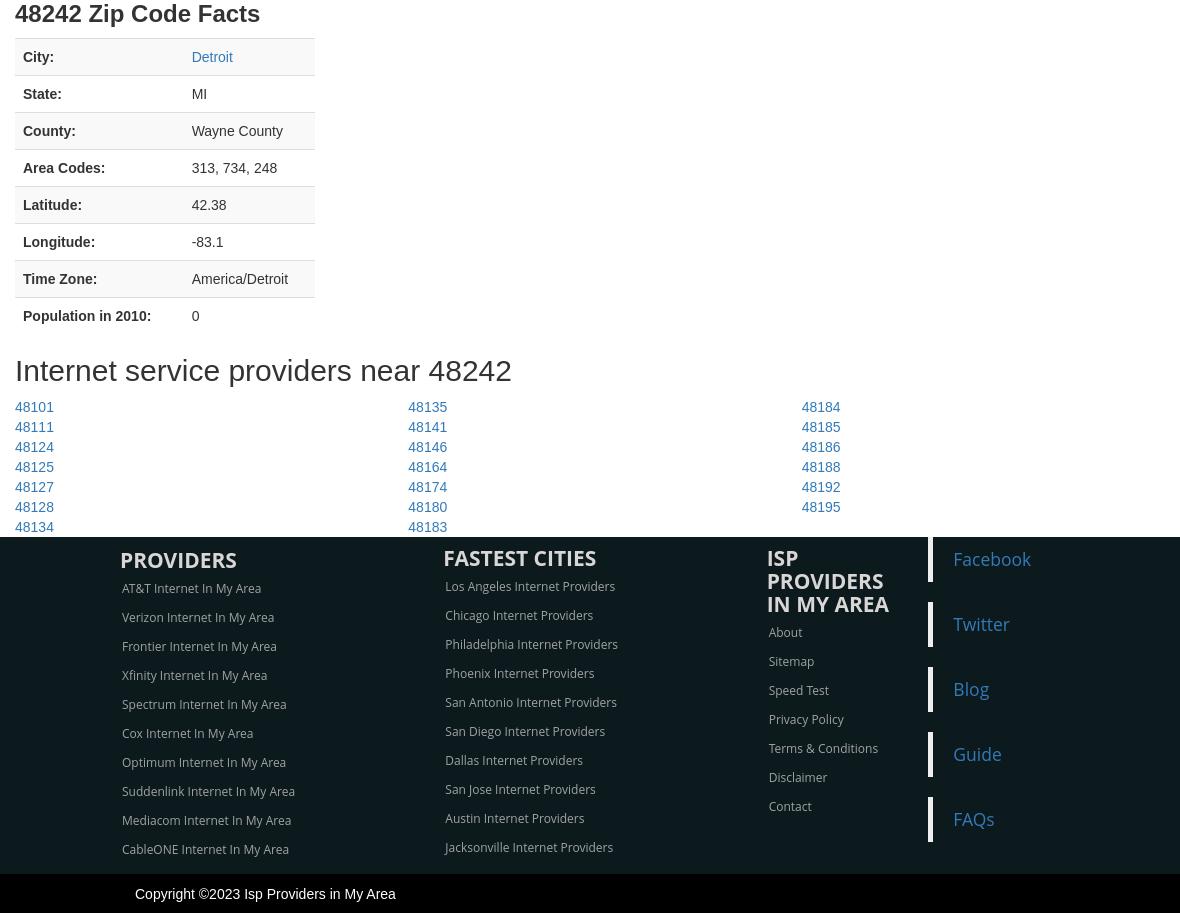  I want to click on 'Sitemap', so click(790, 659).